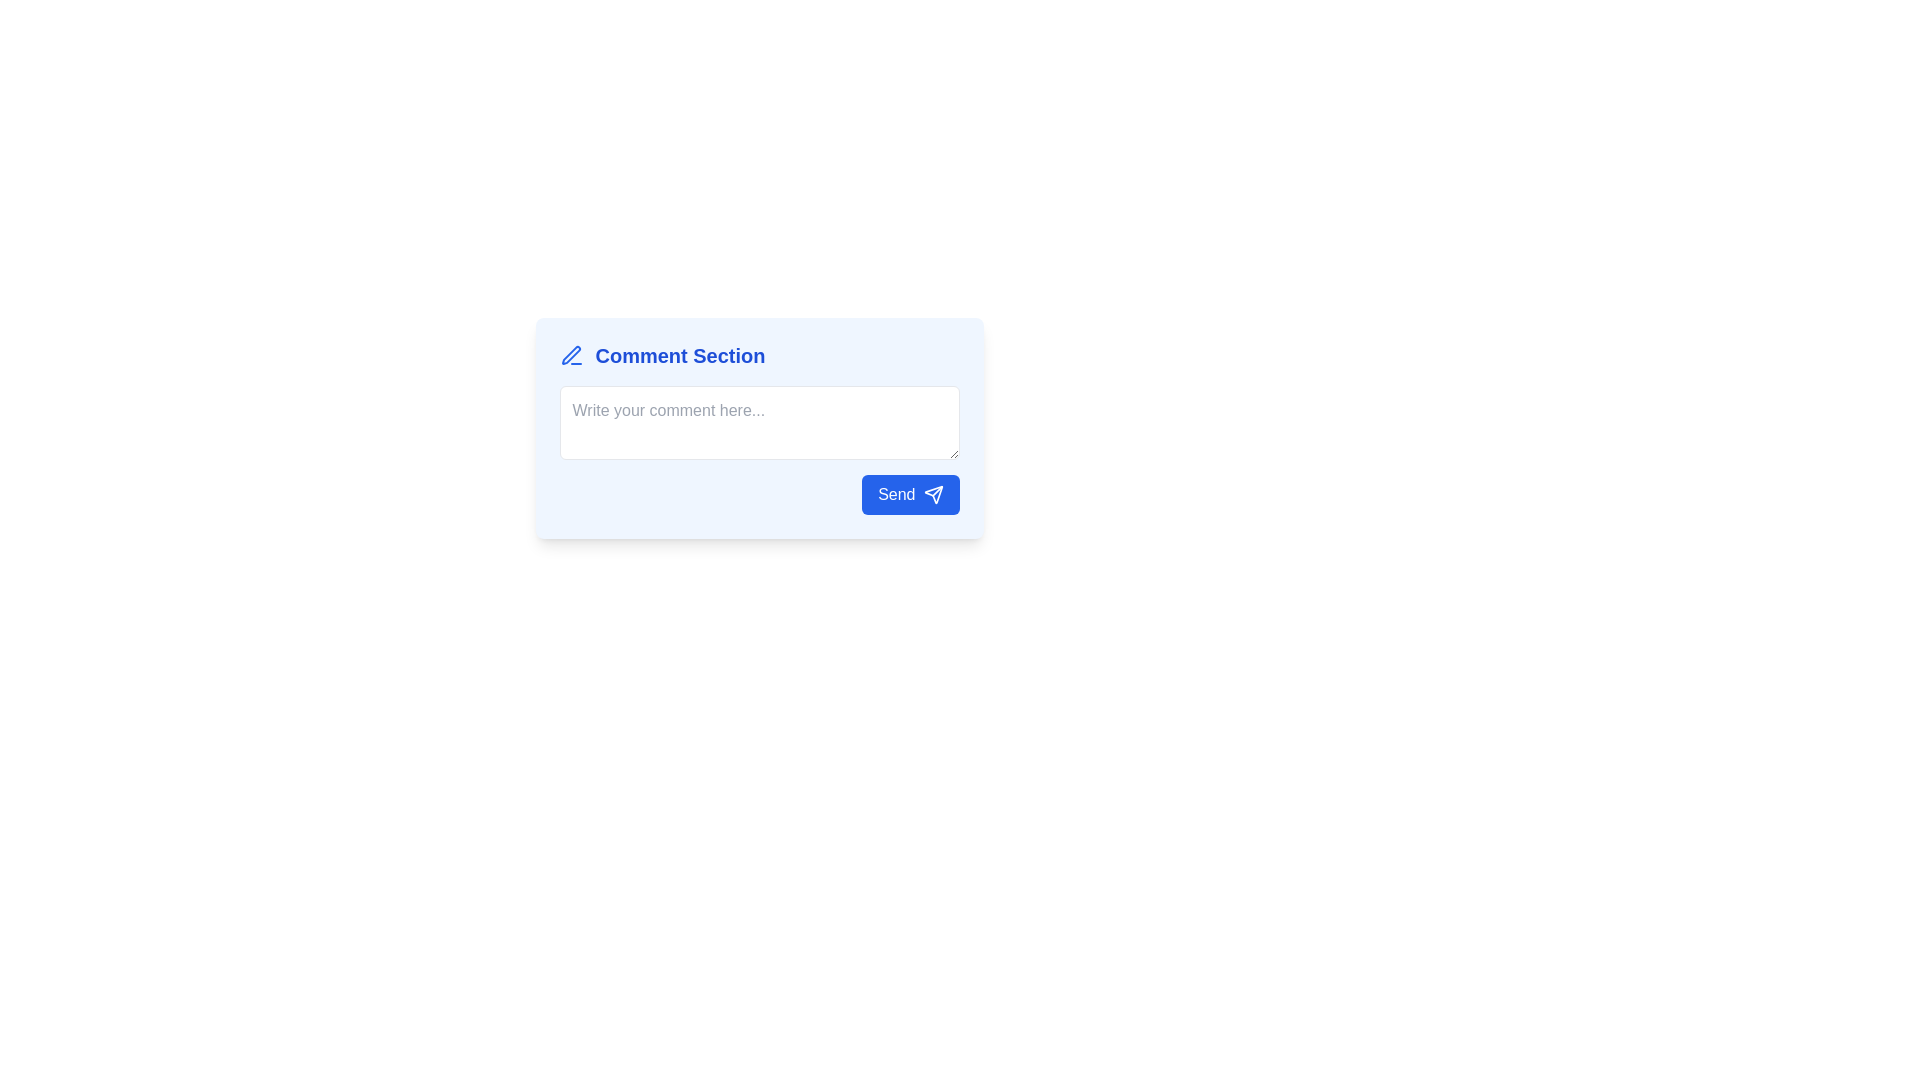 The height and width of the screenshot is (1080, 1920). Describe the element at coordinates (680, 354) in the screenshot. I see `the static text header that indicates the purpose of the comment section, located immediately to the right of a pen-like icon in the upper region of the comment input area` at that location.